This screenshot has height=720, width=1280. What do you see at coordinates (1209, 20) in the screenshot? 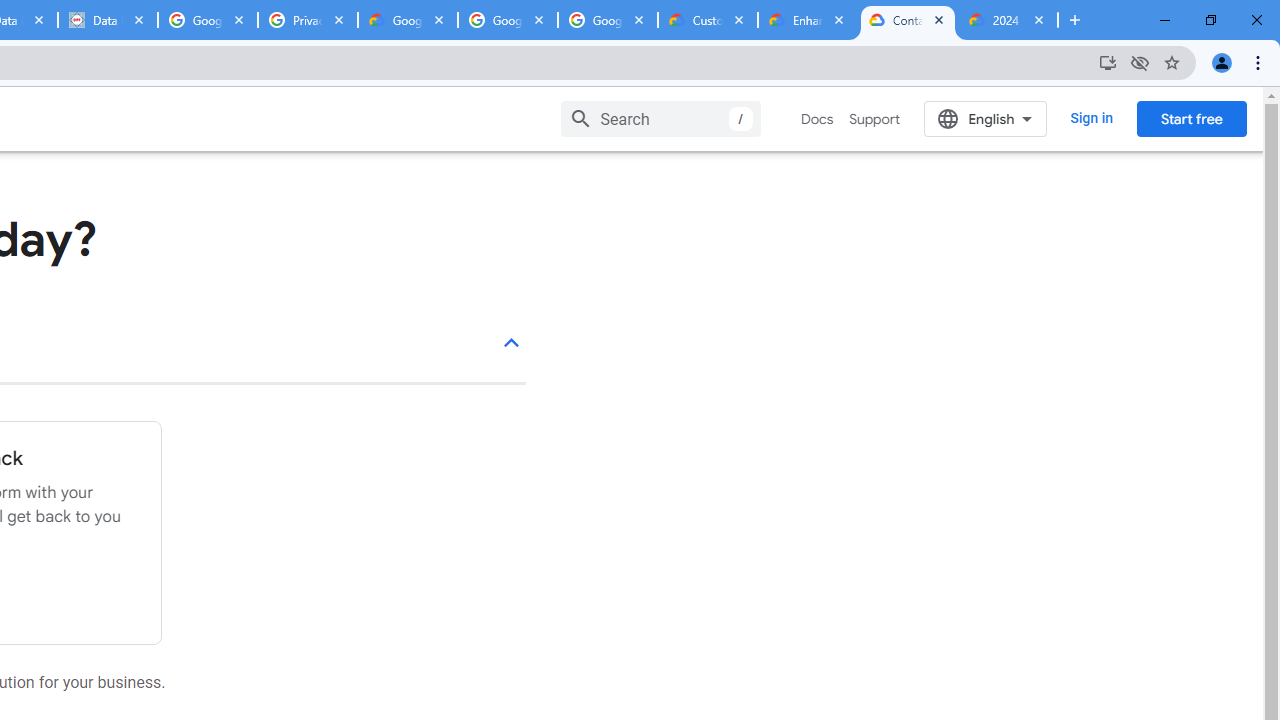
I see `'Restore'` at bounding box center [1209, 20].